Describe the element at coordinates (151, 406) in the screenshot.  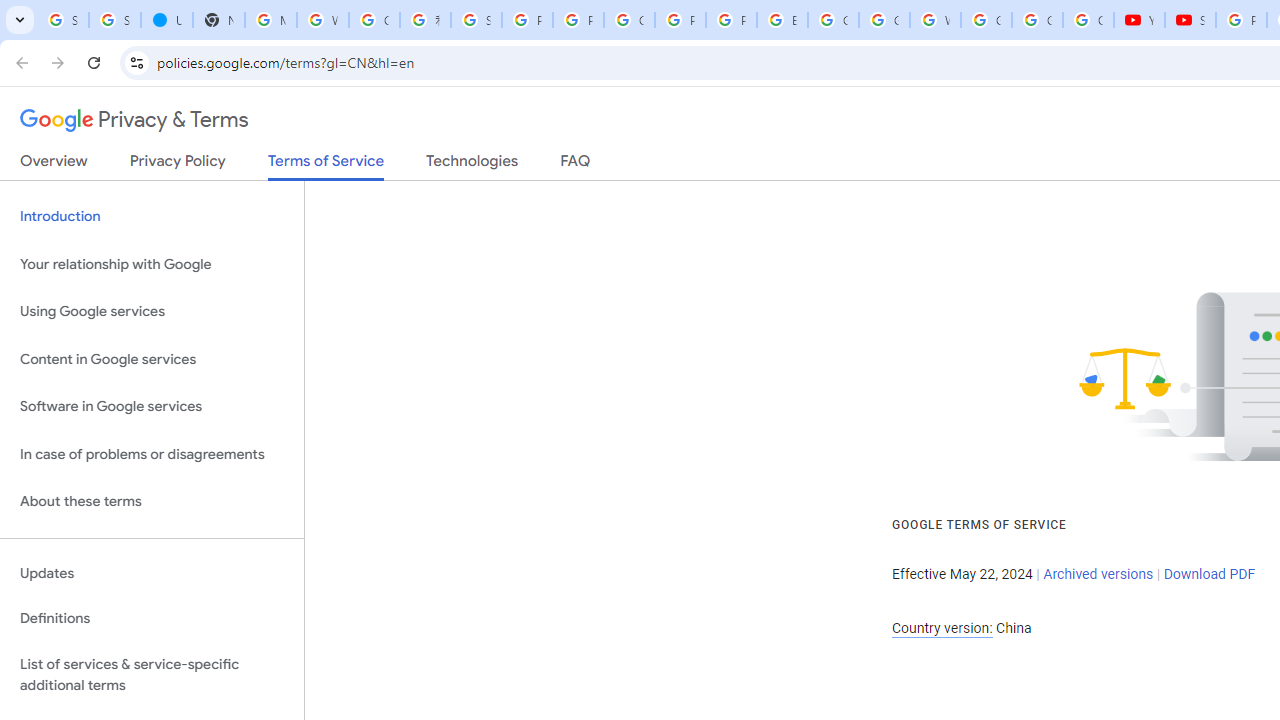
I see `'Software in Google services'` at that location.